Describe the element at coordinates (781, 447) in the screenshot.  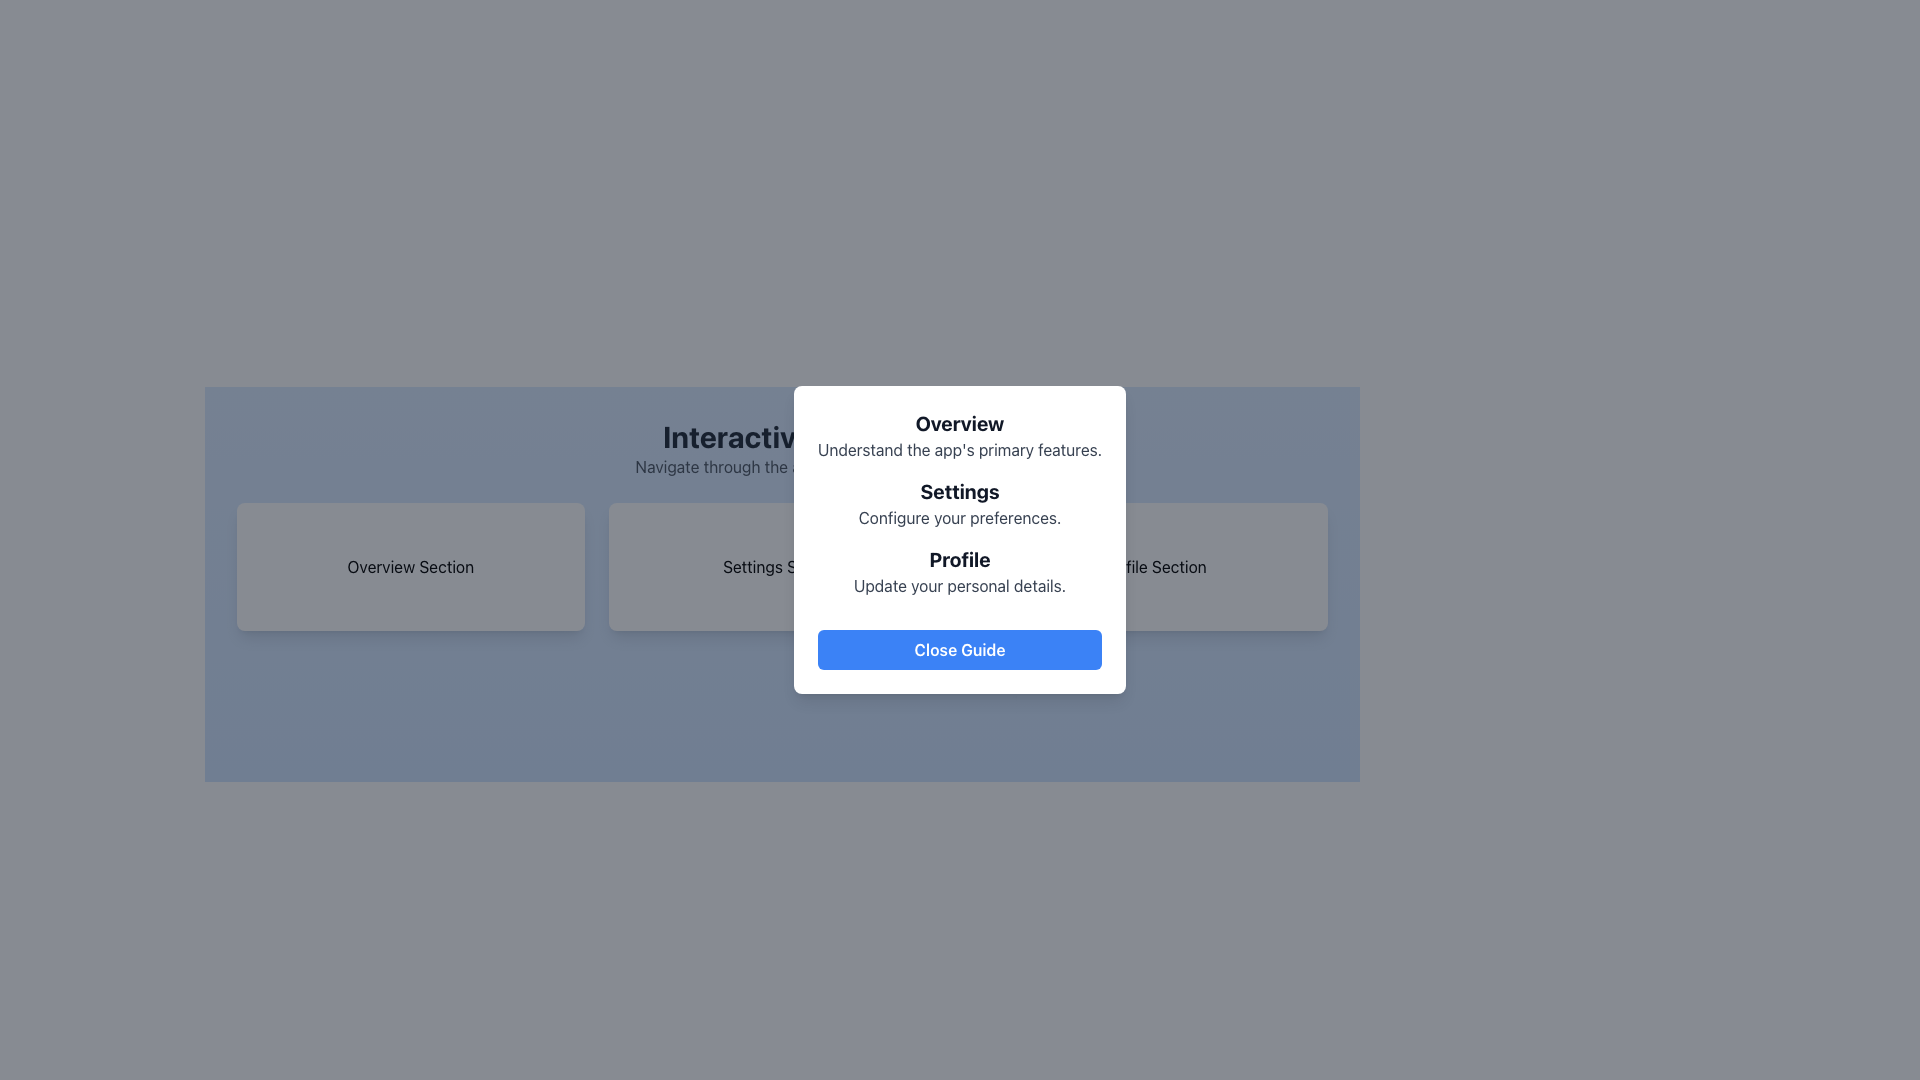
I see `the text block titled 'Interactive Guide' which includes the subtitle 'Navigate through the app's key features'` at that location.